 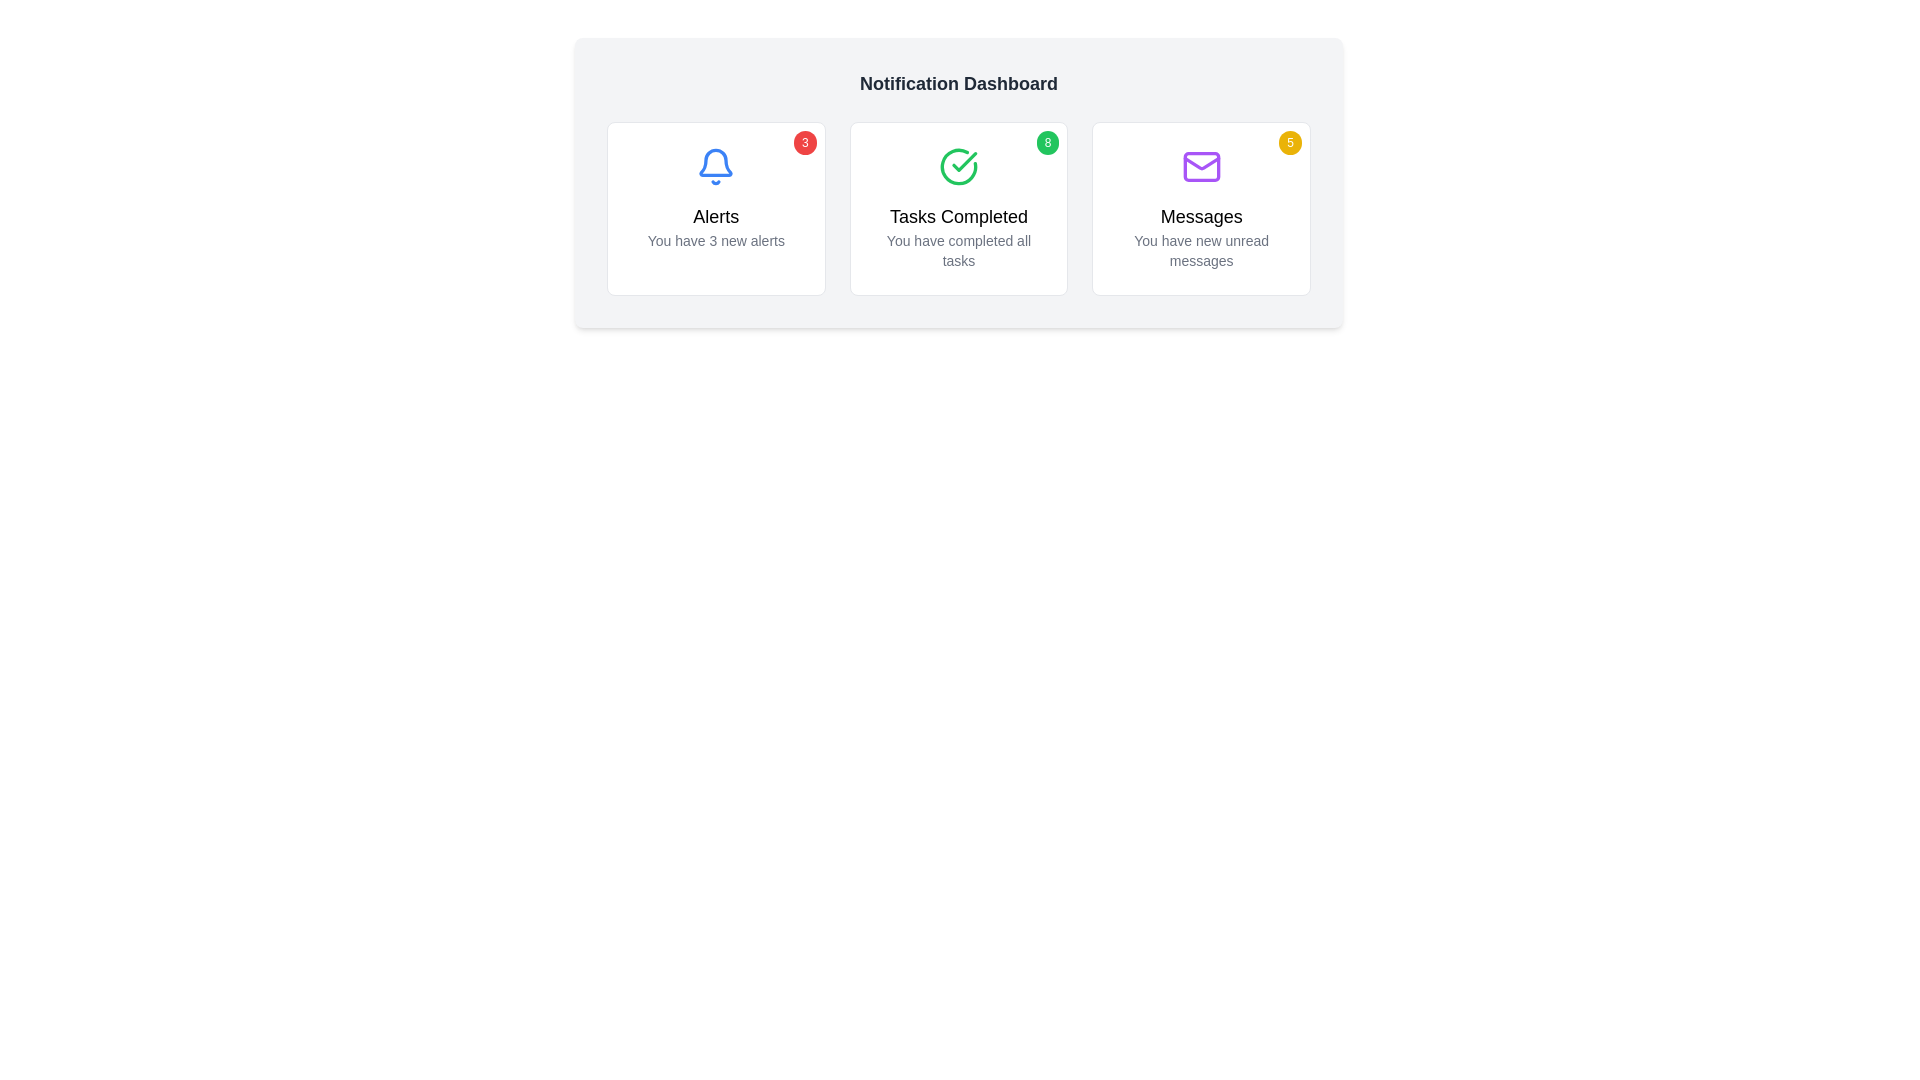 I want to click on text 'Tasks Completed' displayed prominently at the top of the middle card in a three-card layout, so click(x=958, y=216).